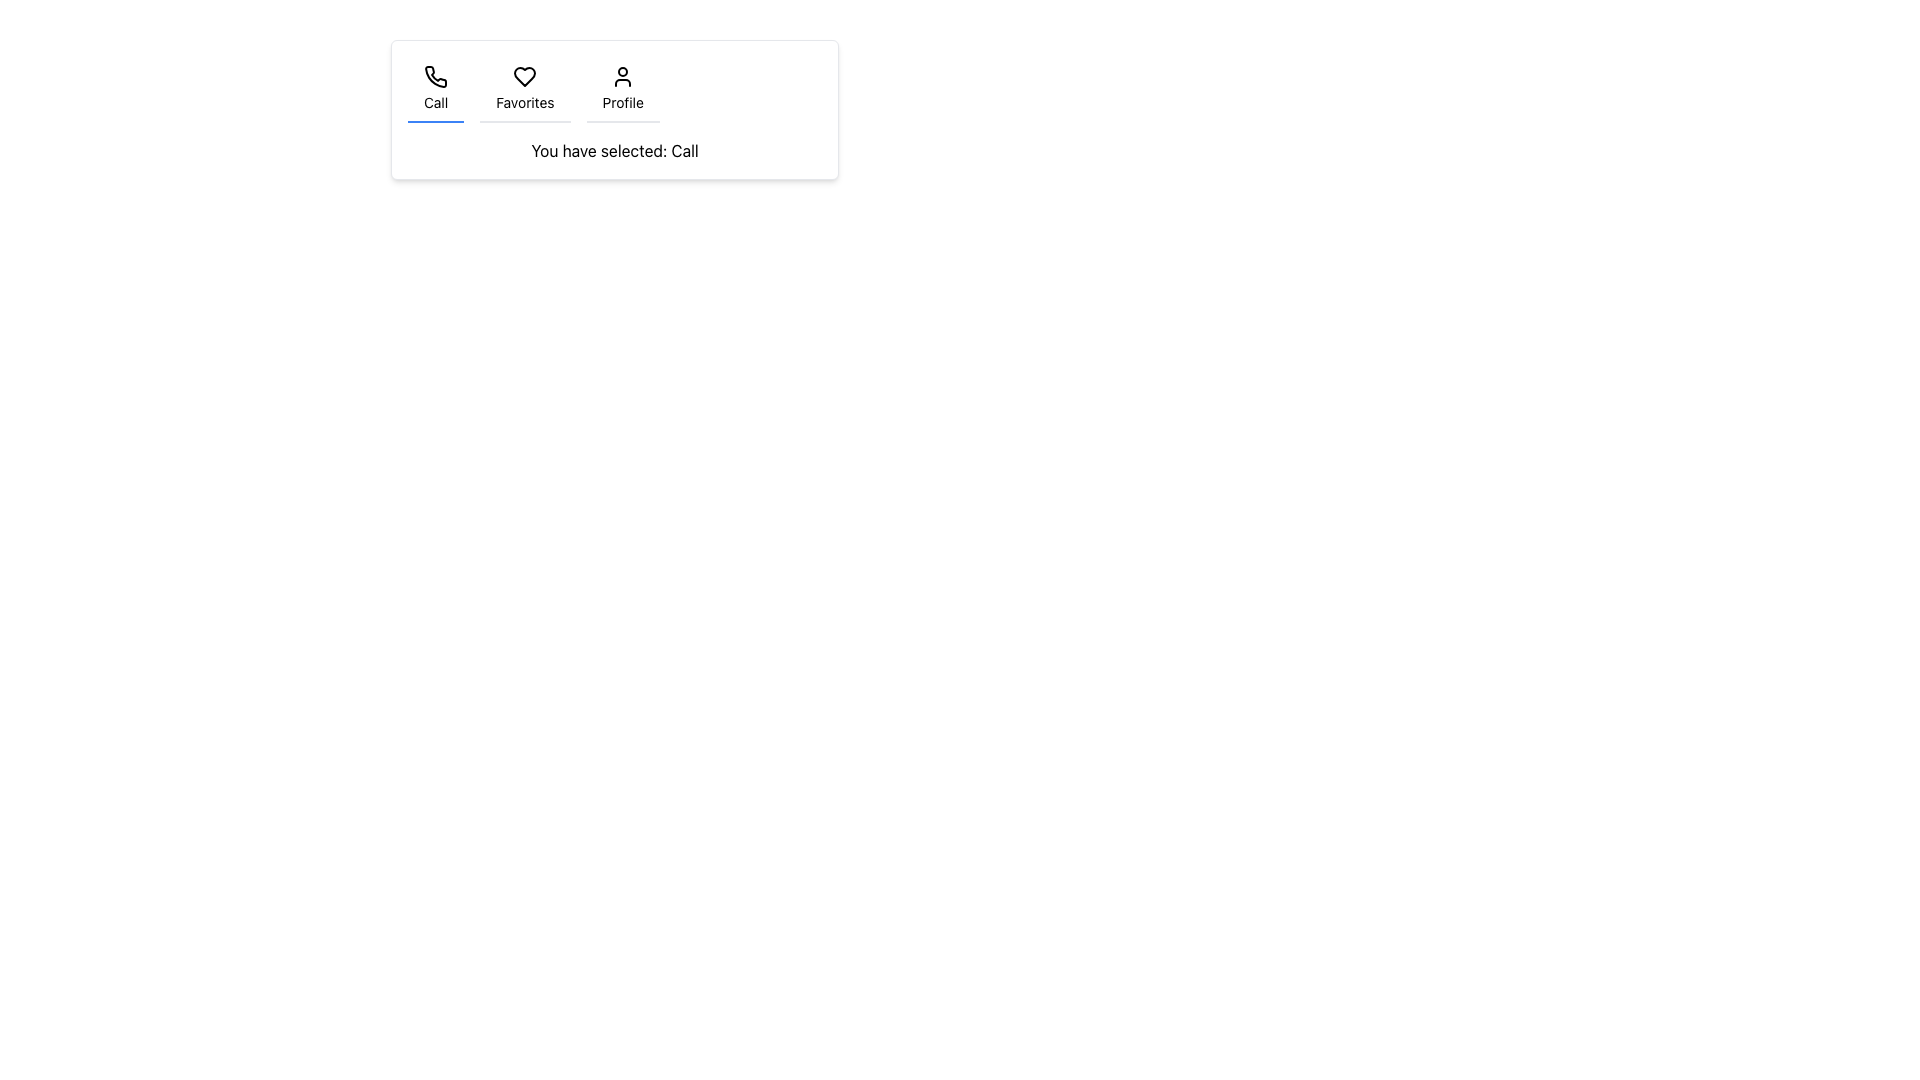  What do you see at coordinates (525, 88) in the screenshot?
I see `the heart-shaped button labeled 'Favorites'` at bounding box center [525, 88].